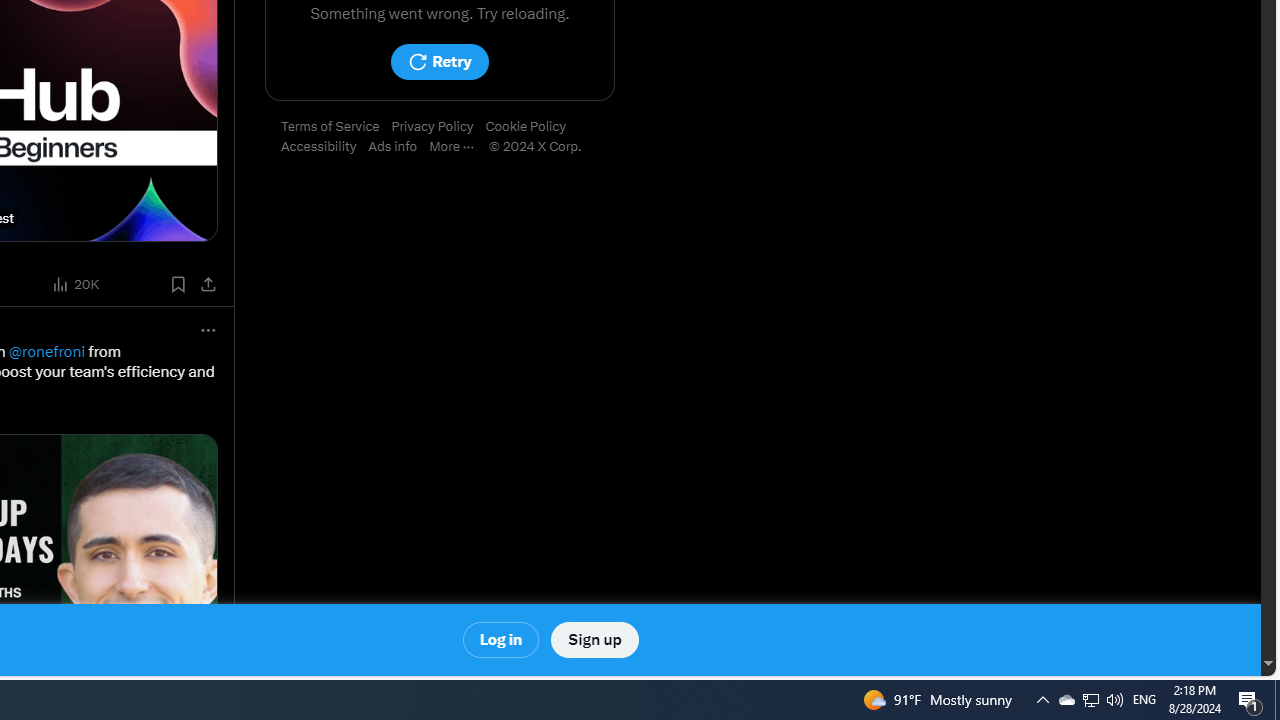  Describe the element at coordinates (177, 284) in the screenshot. I see `'Bookmark'` at that location.